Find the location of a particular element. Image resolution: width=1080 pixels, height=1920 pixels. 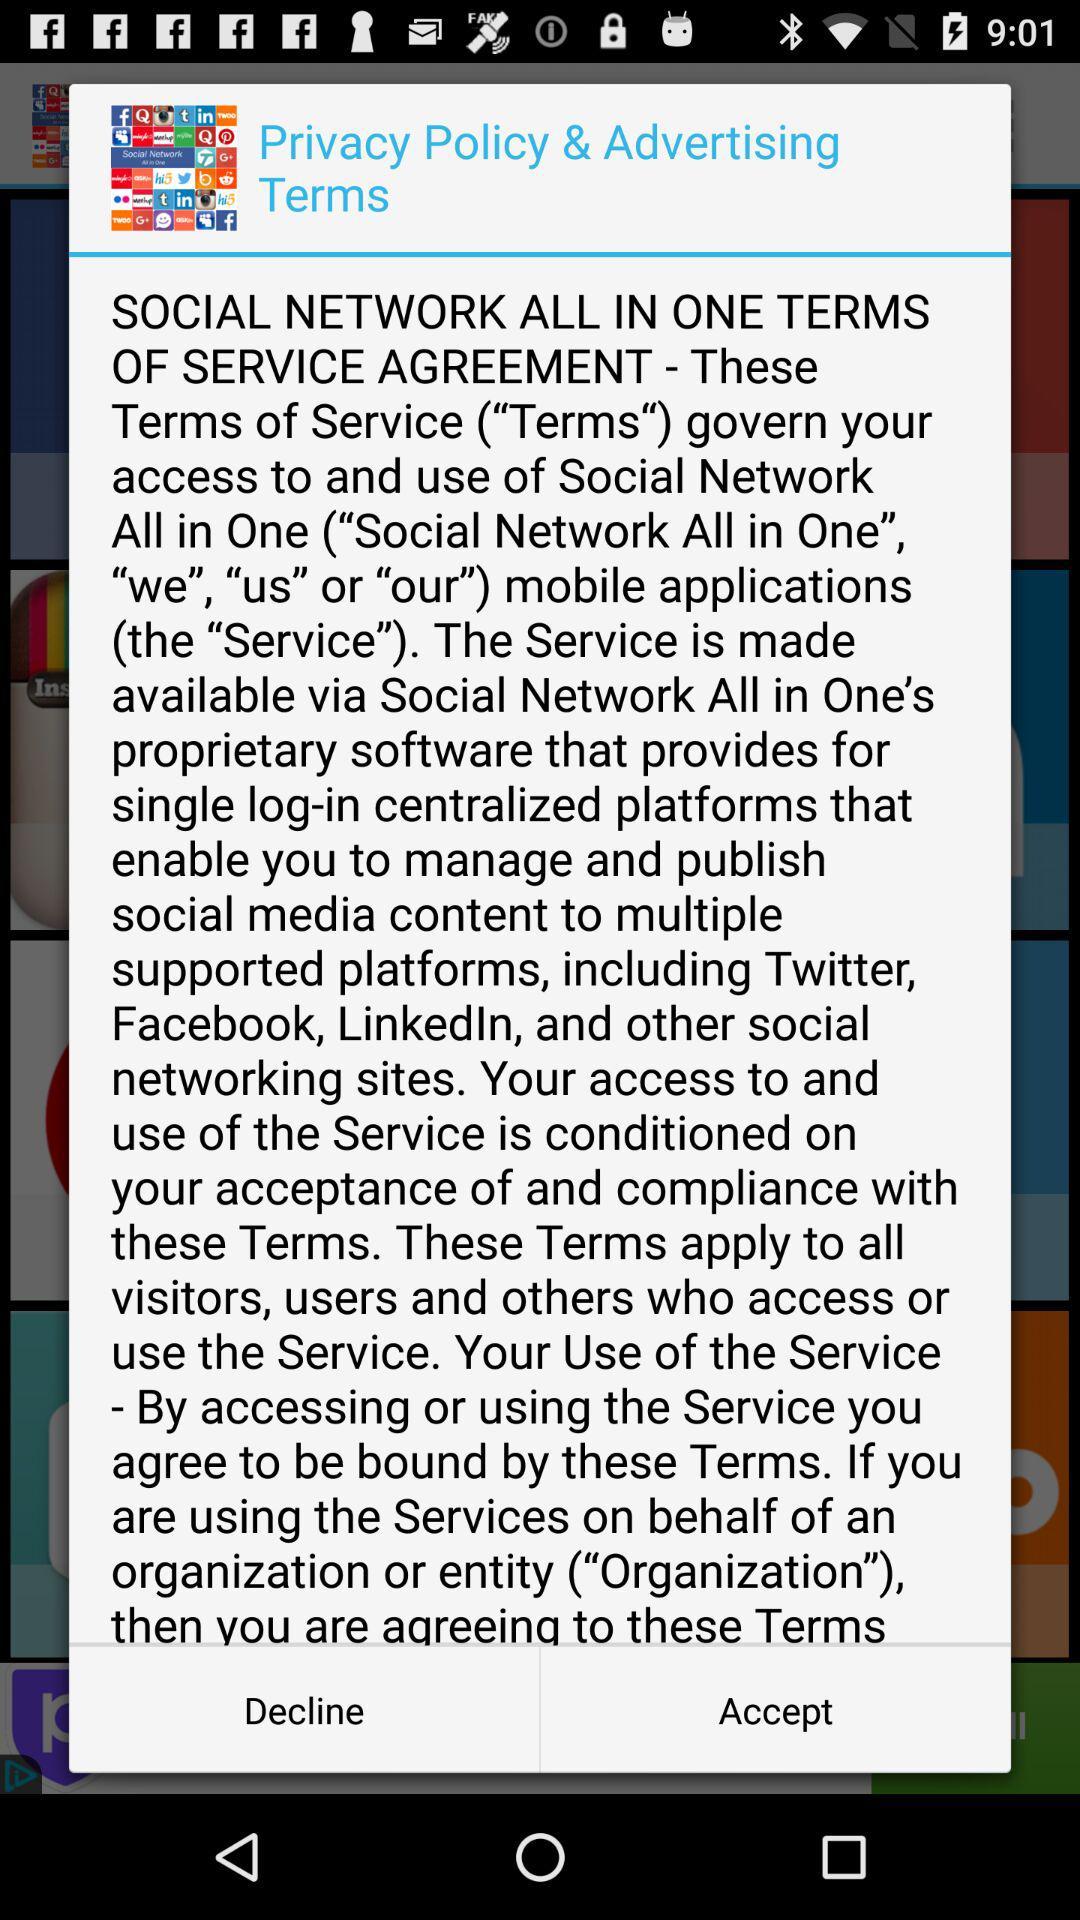

the app below the social network all icon is located at coordinates (304, 1708).